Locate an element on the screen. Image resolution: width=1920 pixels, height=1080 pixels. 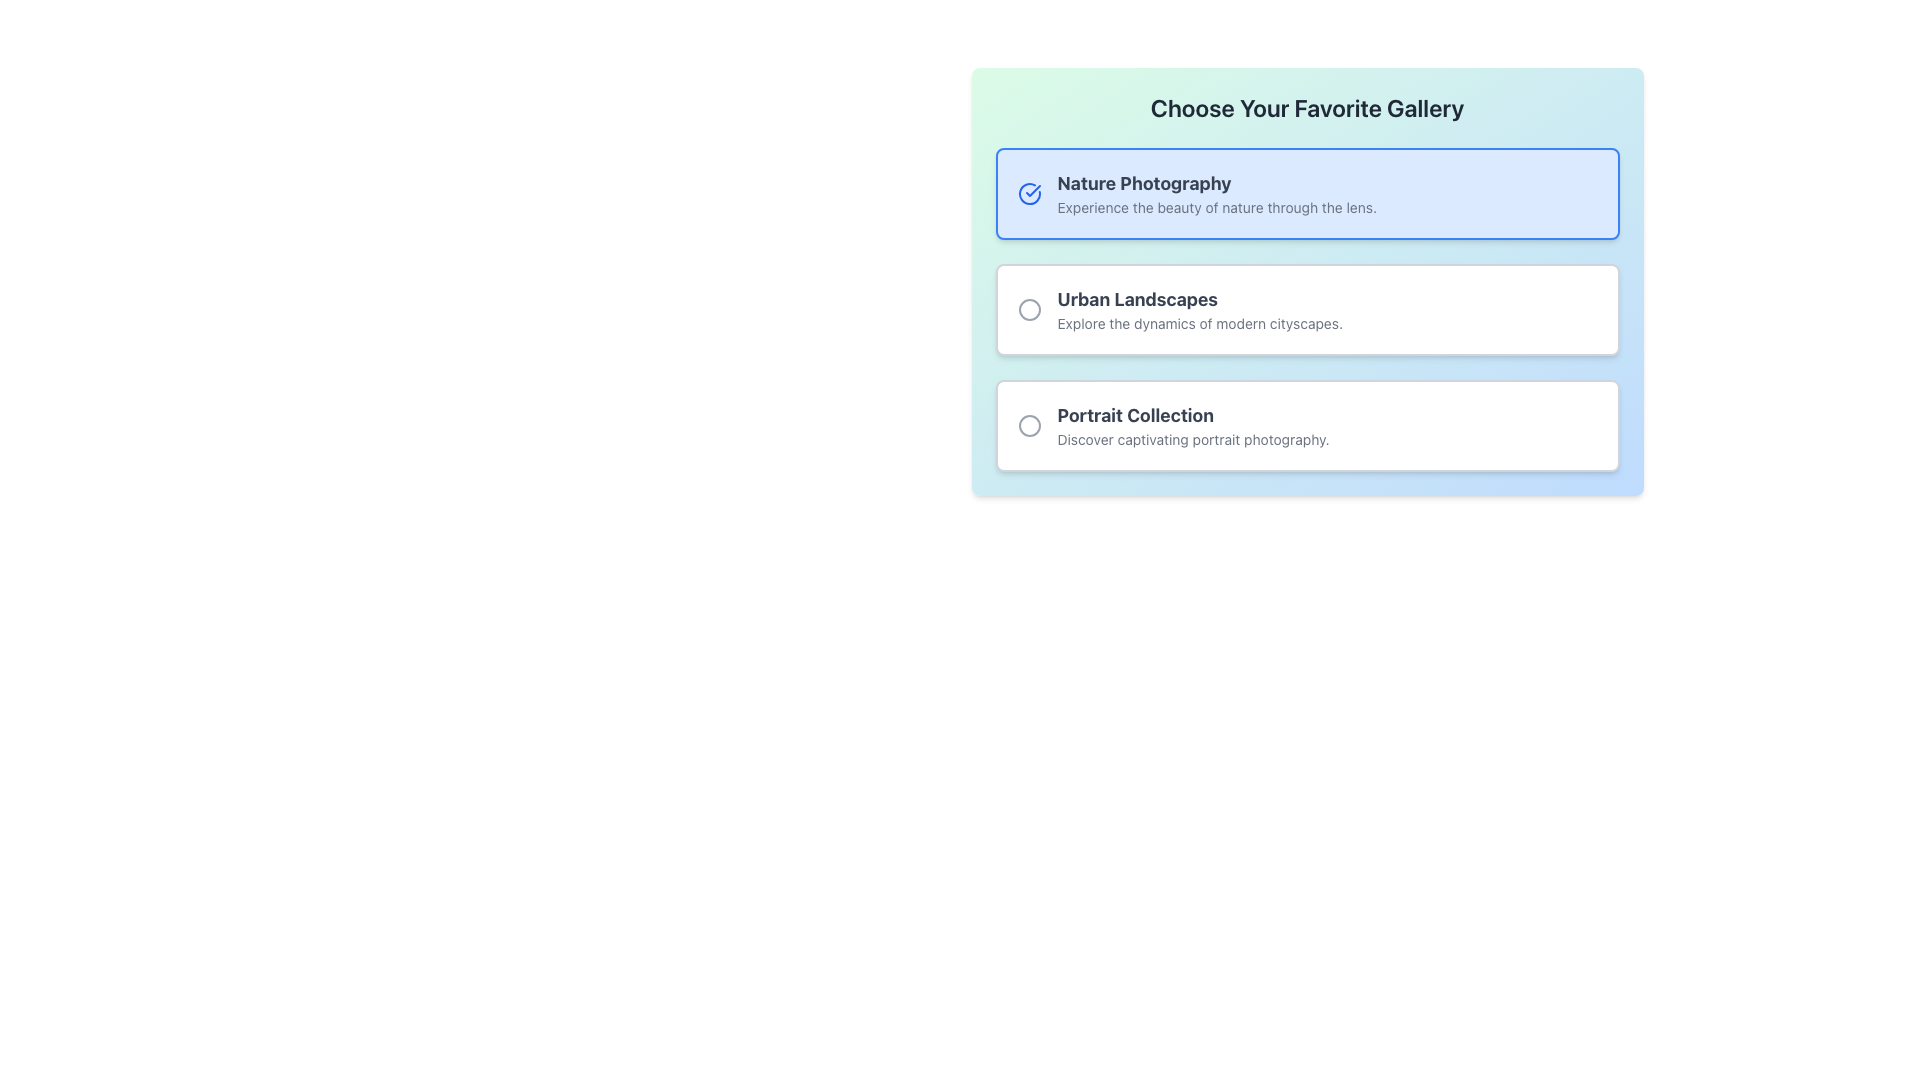
the 'Urban Landscapes' text label pair is located at coordinates (1200, 309).